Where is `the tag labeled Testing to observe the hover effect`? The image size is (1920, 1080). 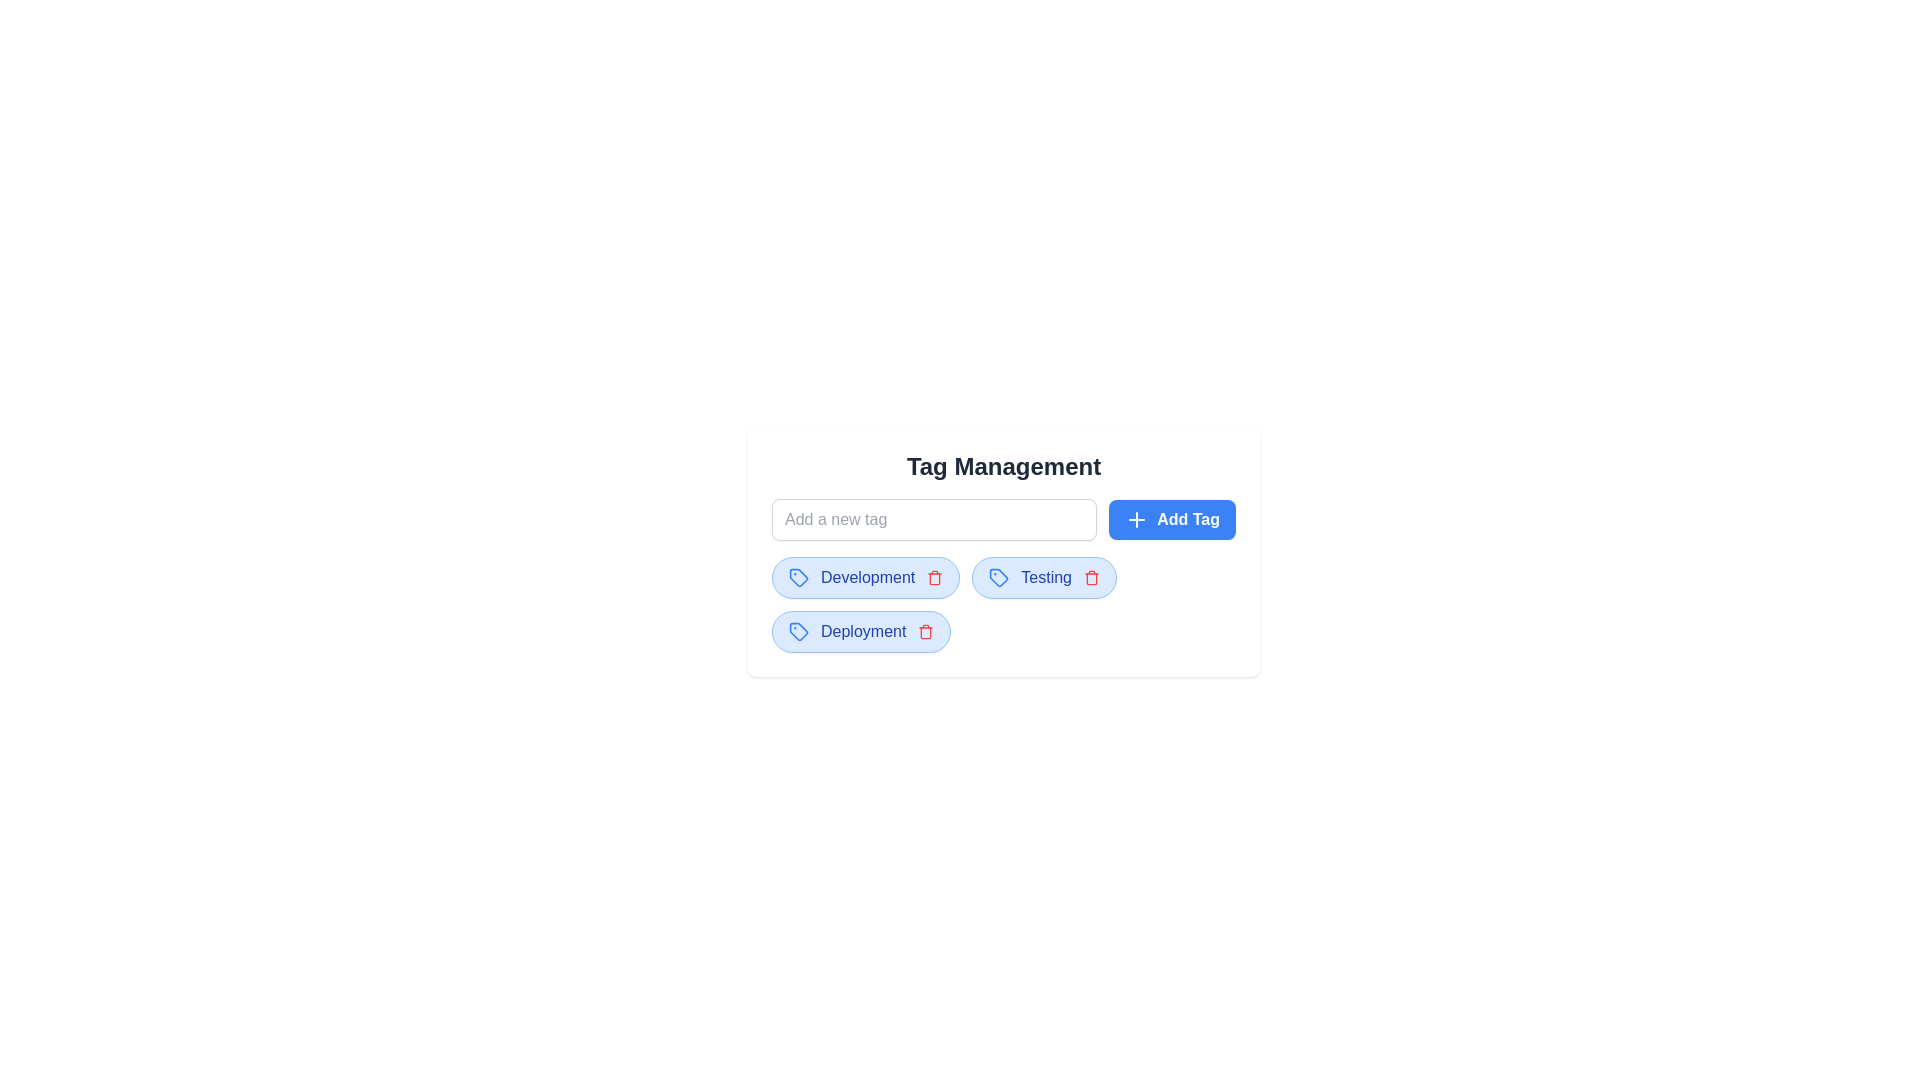 the tag labeled Testing to observe the hover effect is located at coordinates (1042, 578).